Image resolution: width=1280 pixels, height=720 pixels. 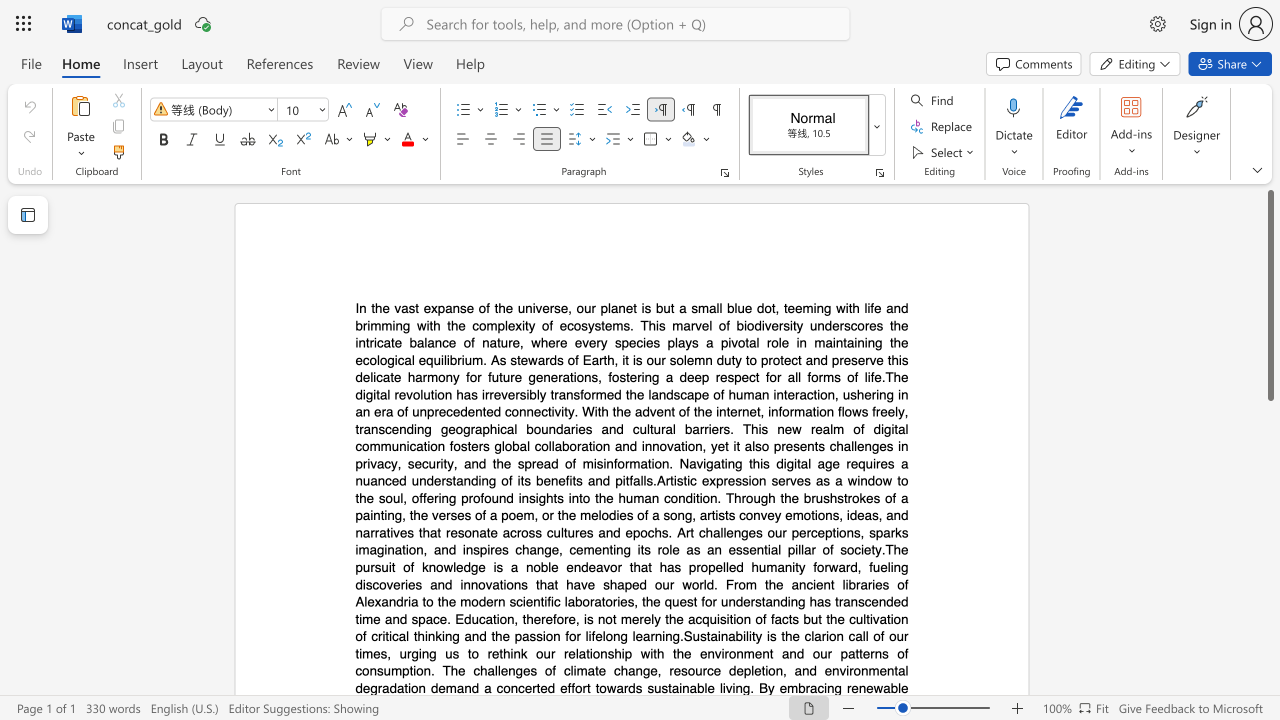 I want to click on the scrollbar to slide the page down, so click(x=1269, y=418).